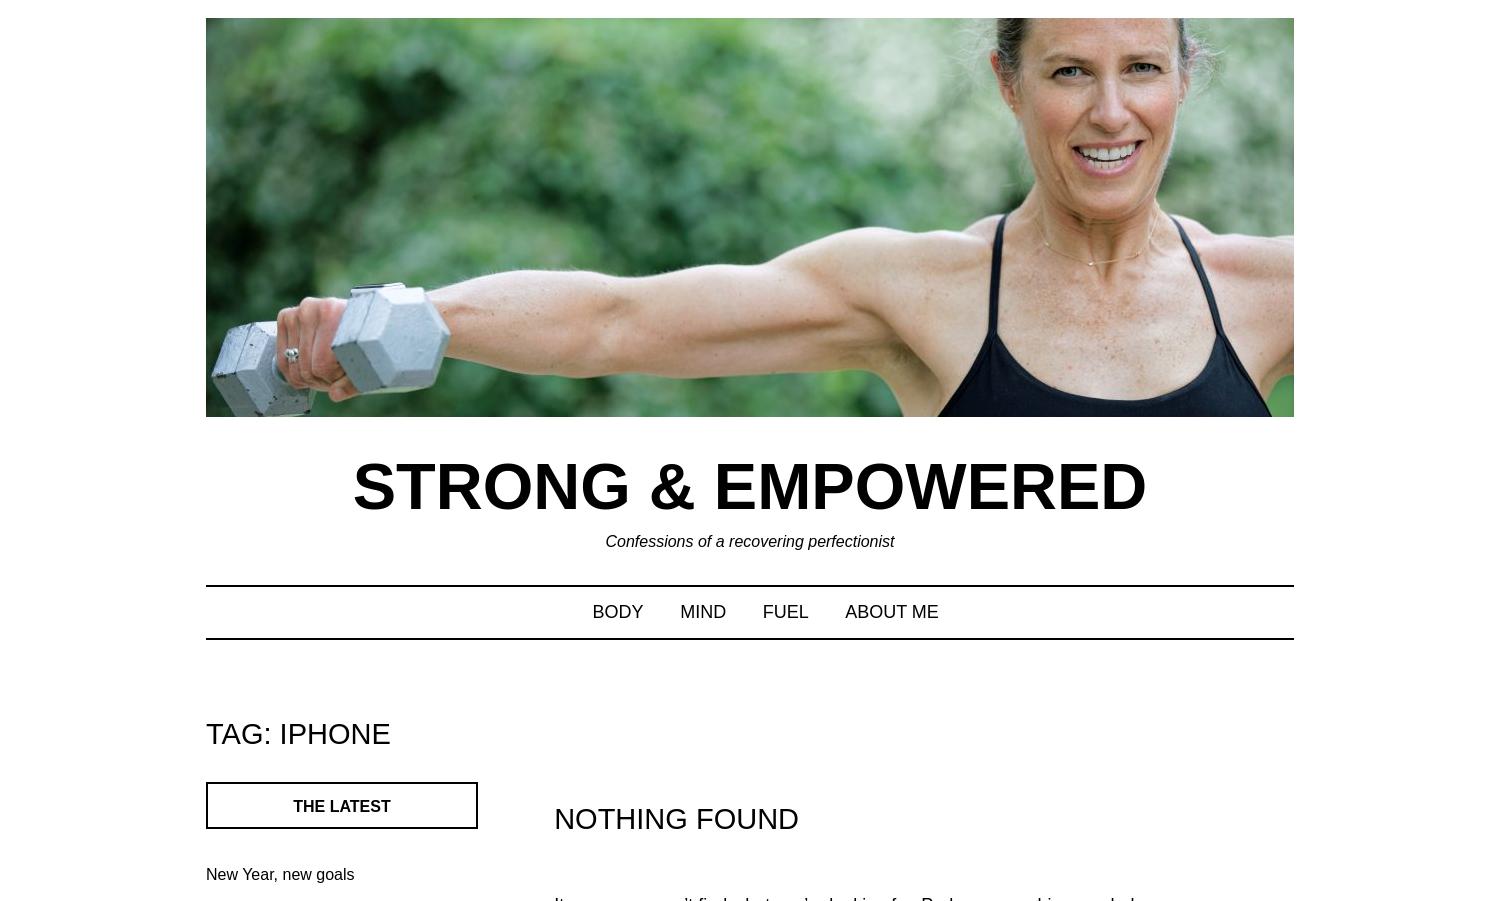 The width and height of the screenshot is (1500, 901). Describe the element at coordinates (204, 731) in the screenshot. I see `'Tag:'` at that location.